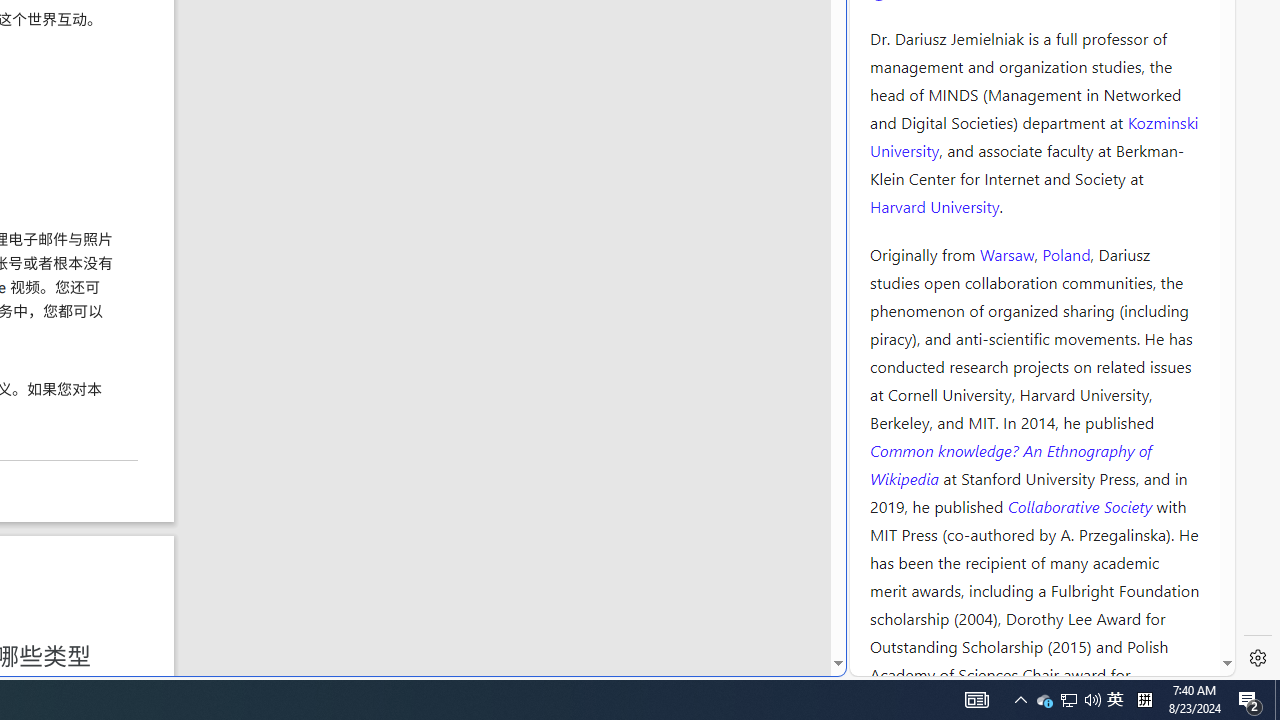 The height and width of the screenshot is (720, 1280). Describe the element at coordinates (934, 205) in the screenshot. I see `'Harvard University'` at that location.